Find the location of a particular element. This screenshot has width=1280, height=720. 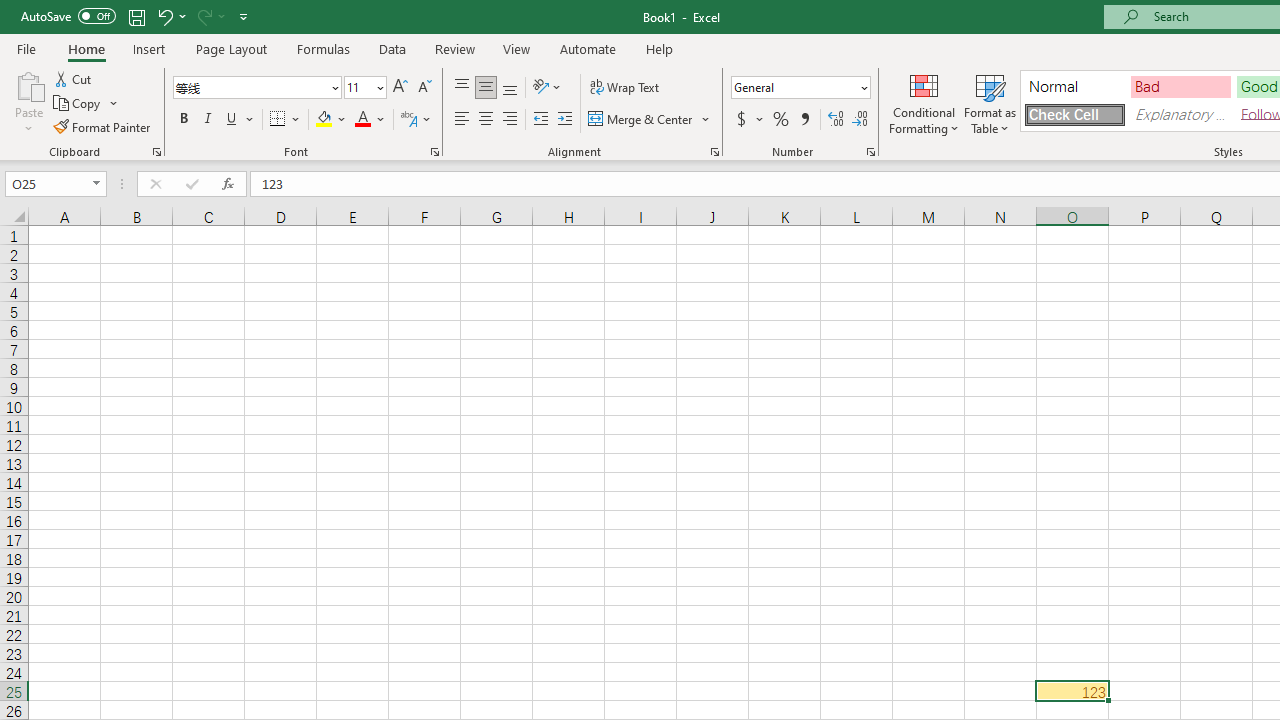

'File Tab' is located at coordinates (26, 47).